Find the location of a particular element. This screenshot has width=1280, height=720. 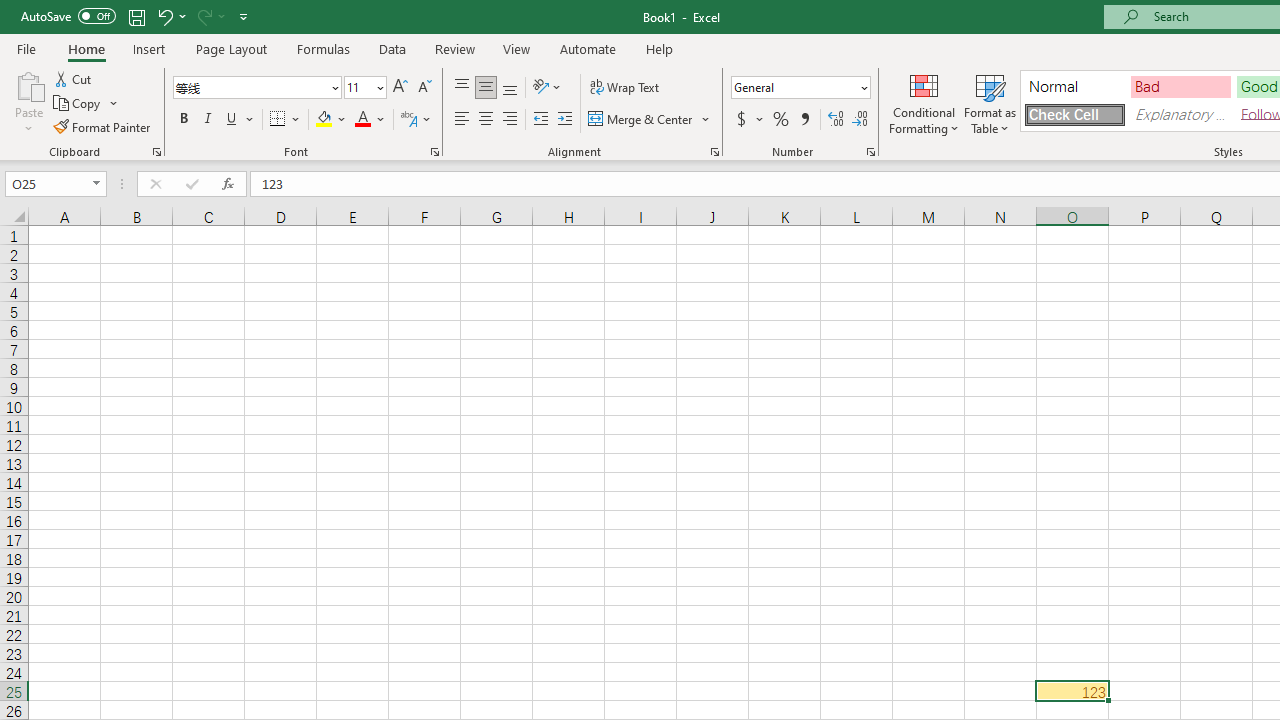

'File Tab' is located at coordinates (26, 47).